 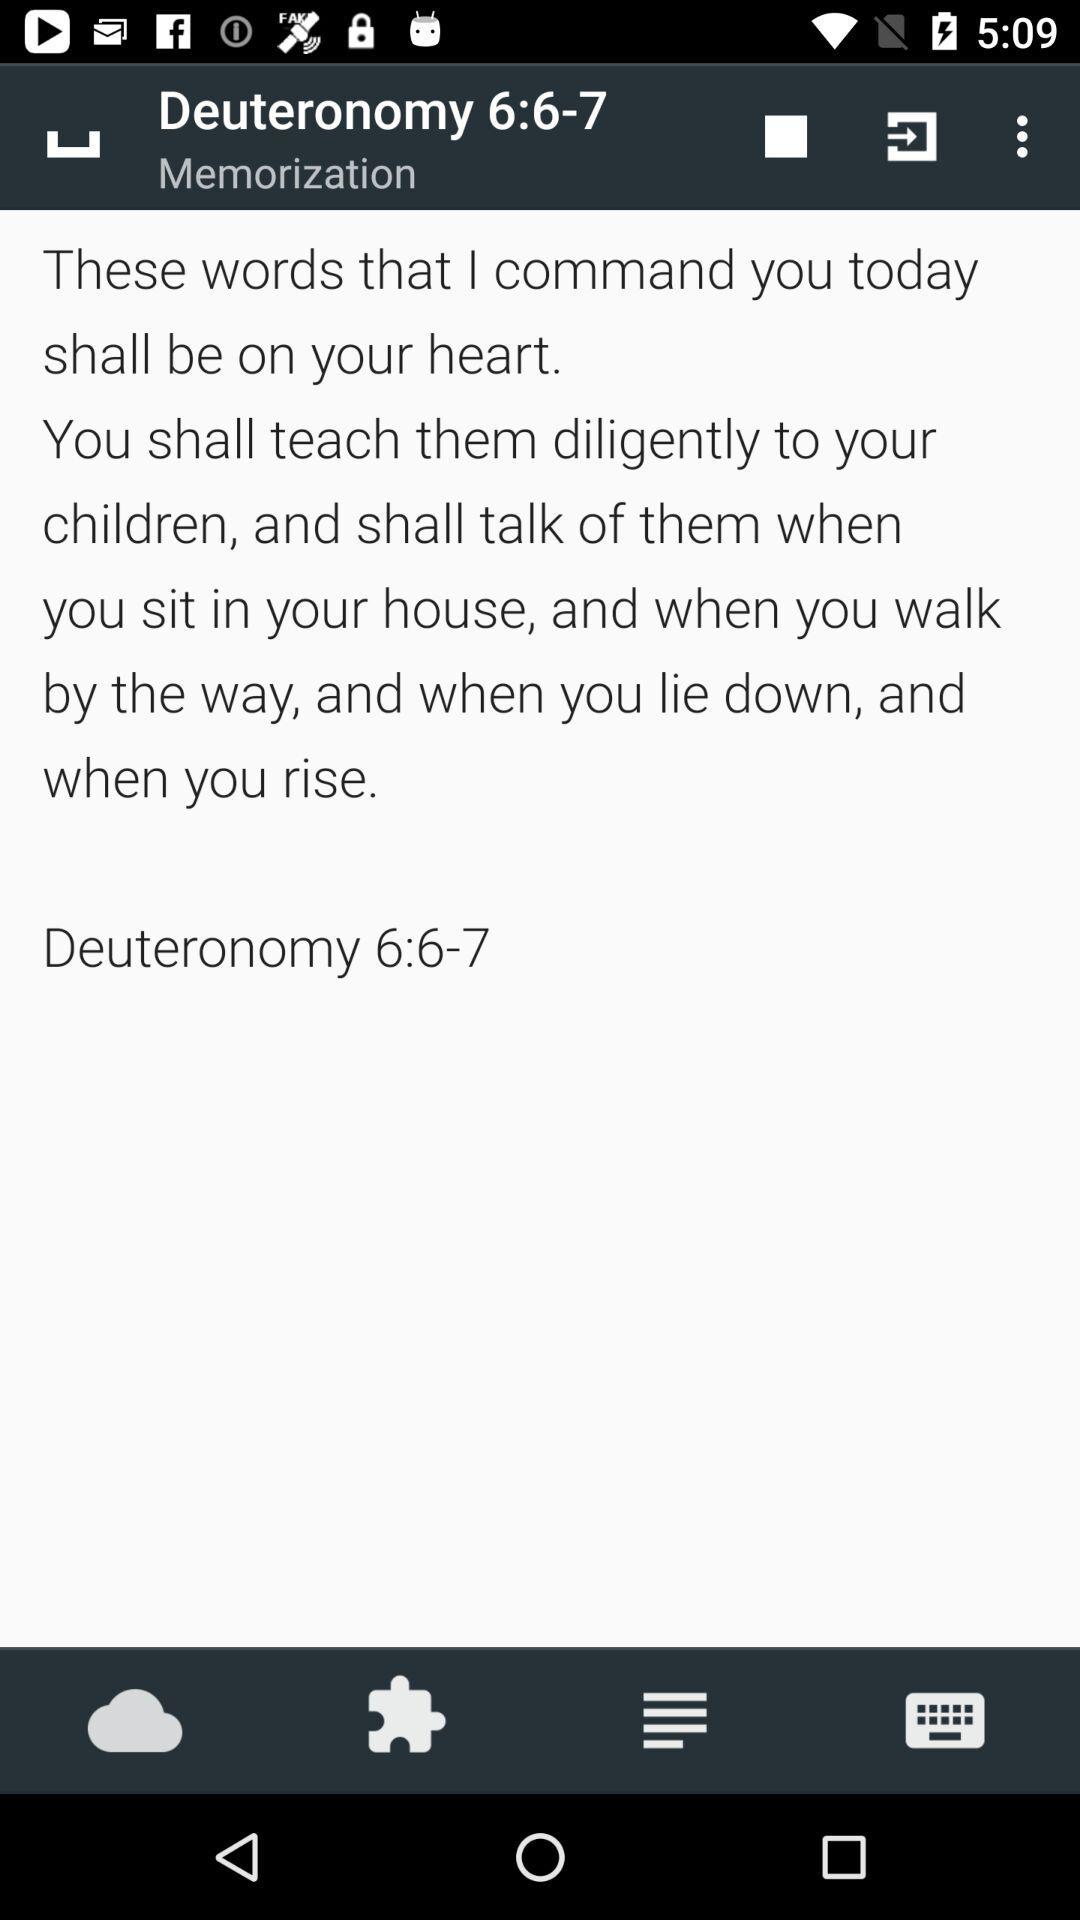 What do you see at coordinates (72, 135) in the screenshot?
I see `the icon to the left of deuteronomy 6 6 item` at bounding box center [72, 135].